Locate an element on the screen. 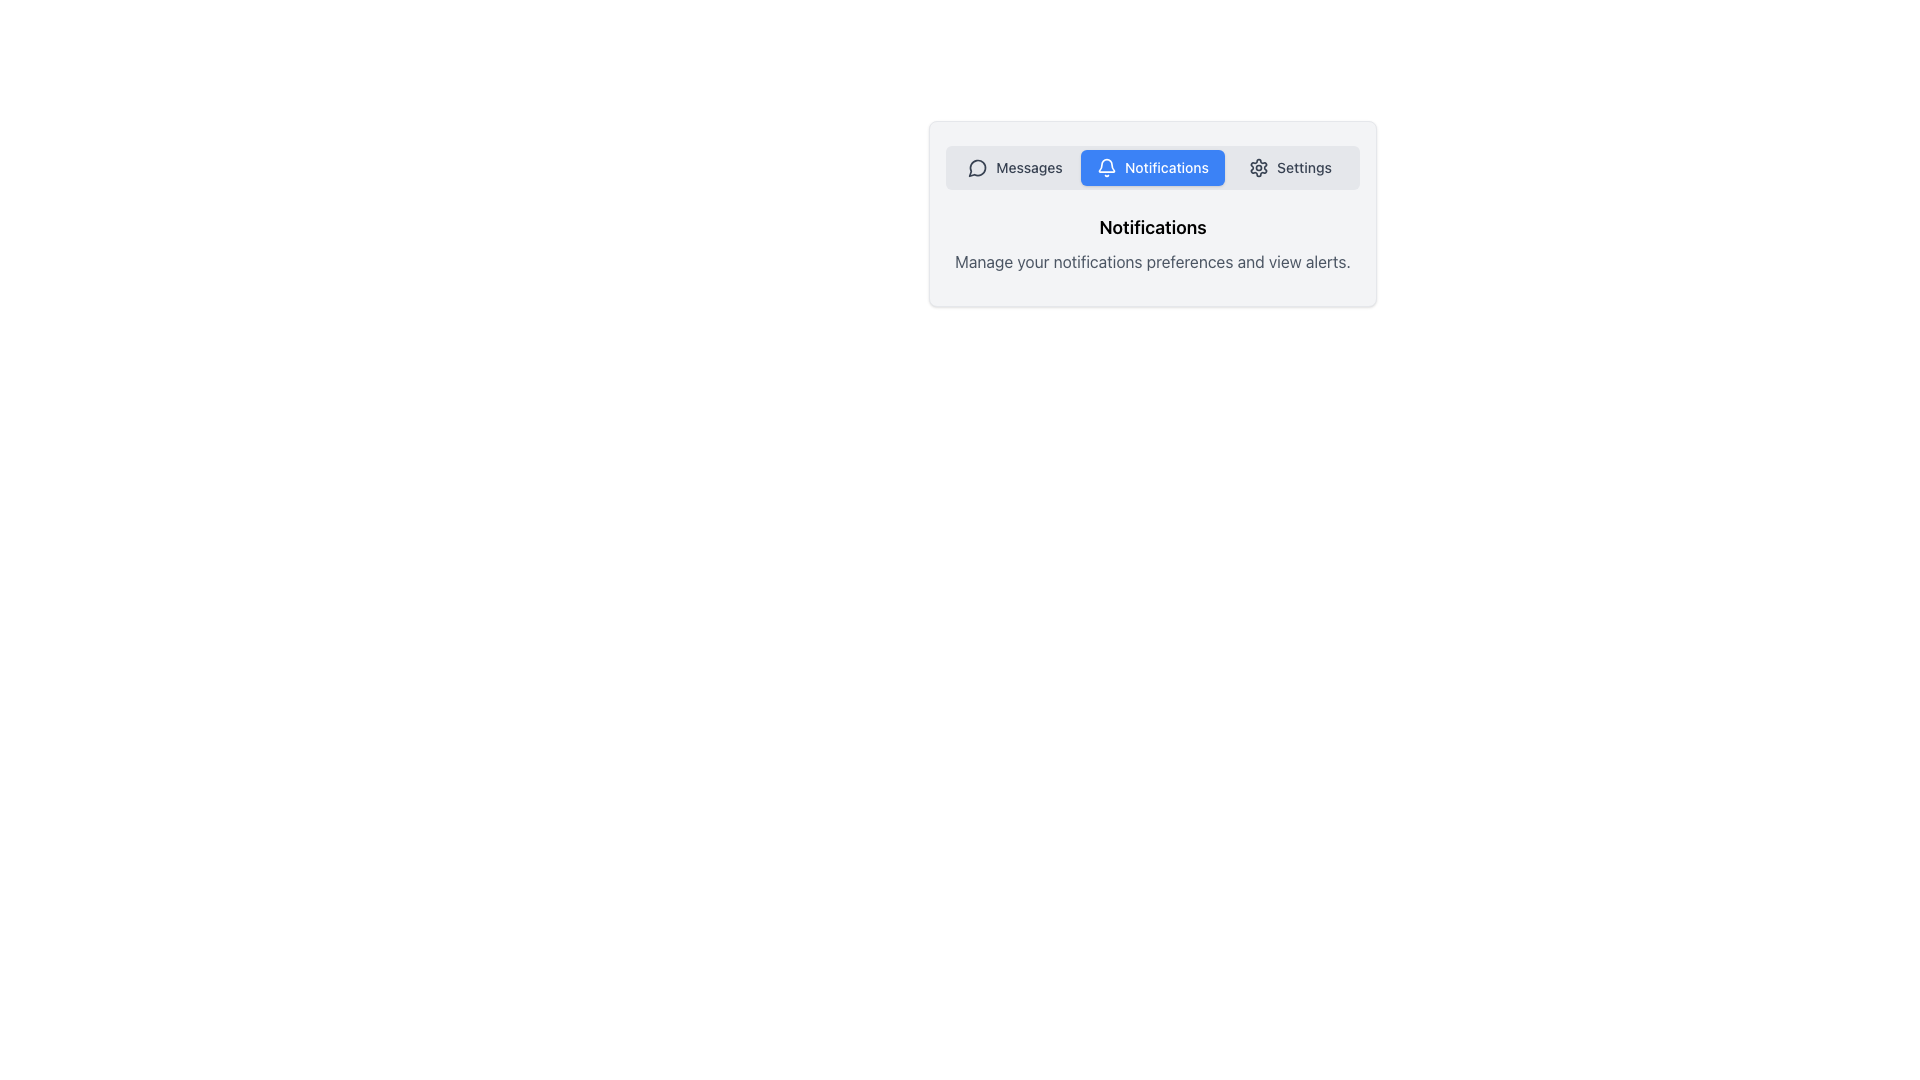 This screenshot has width=1920, height=1080. the paragraph text stating 'Manage your notifications preferences and view alerts.' which is located directly beneath the 'Notifications' heading in the UI card is located at coordinates (1152, 261).